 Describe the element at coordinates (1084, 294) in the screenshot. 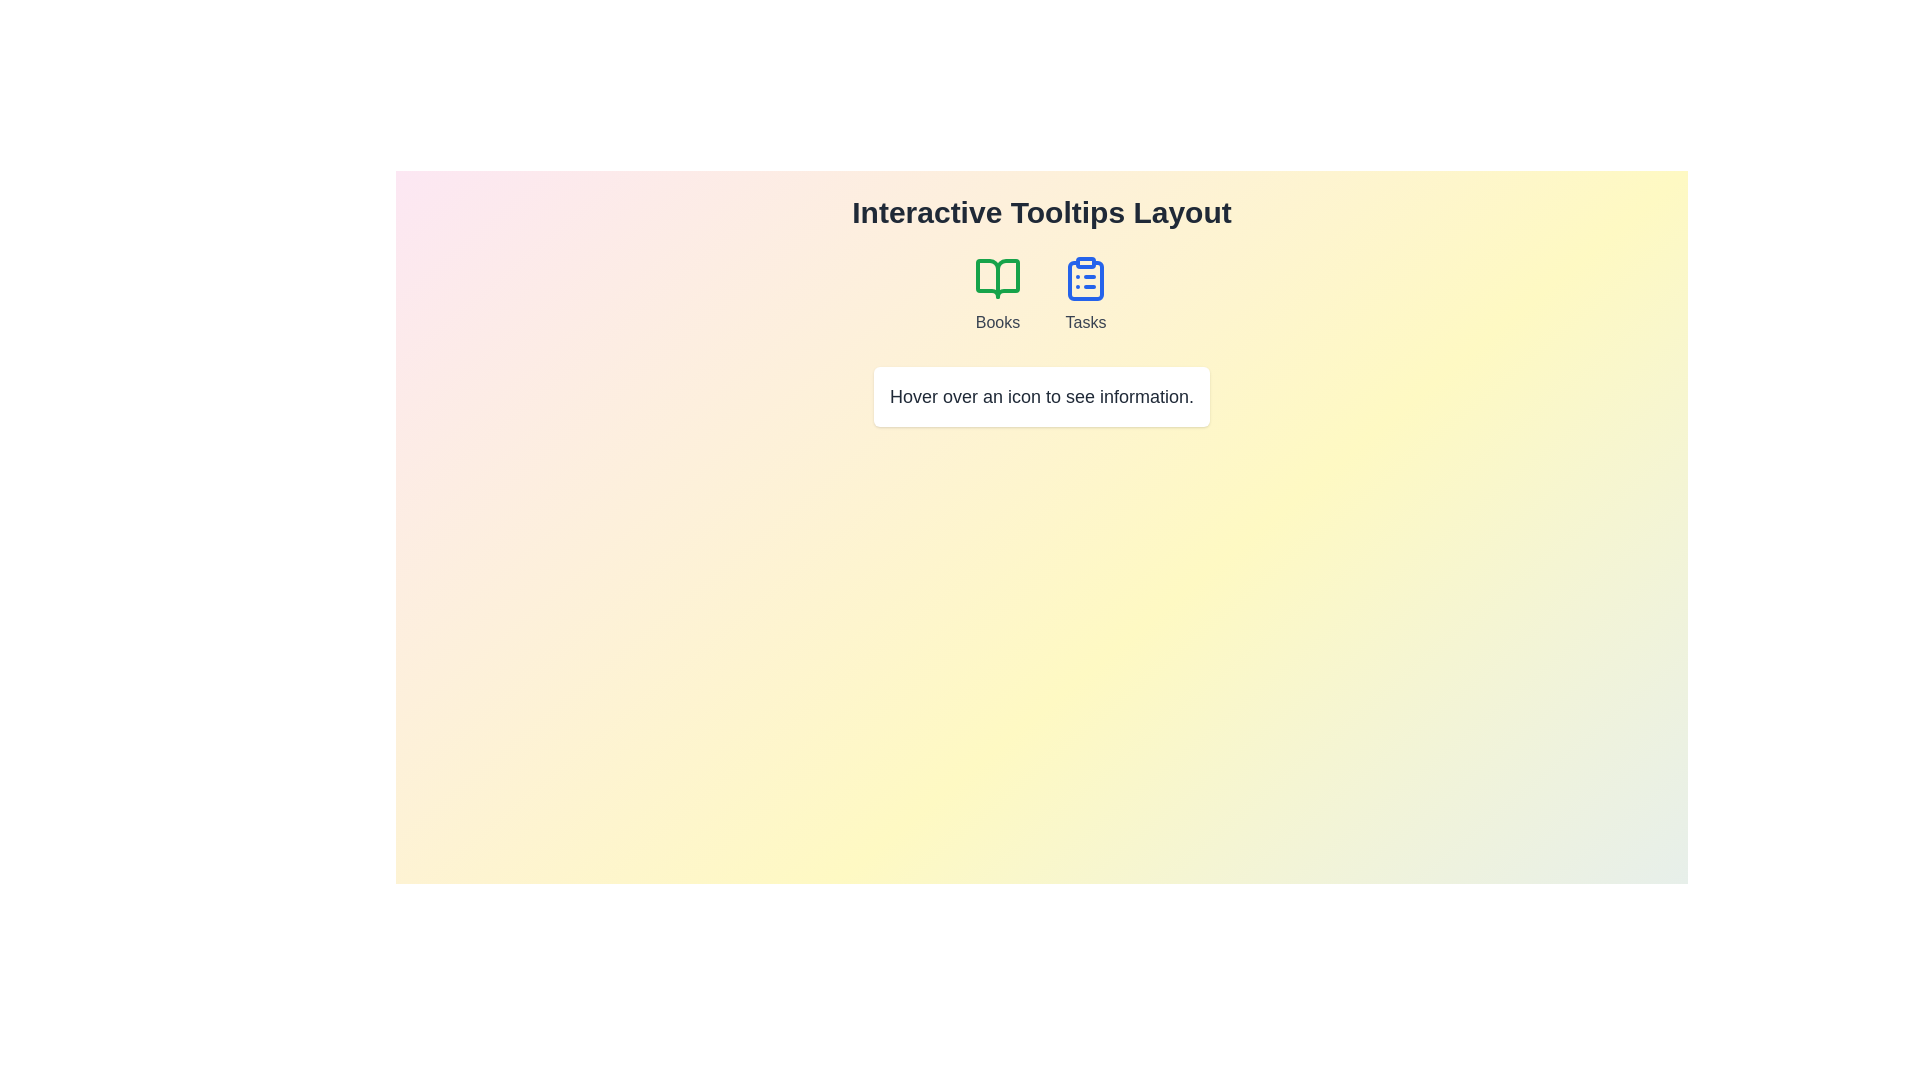

I see `the 'Tasks' labeled icon button, which features a clipboard icon and is styled in blue` at that location.